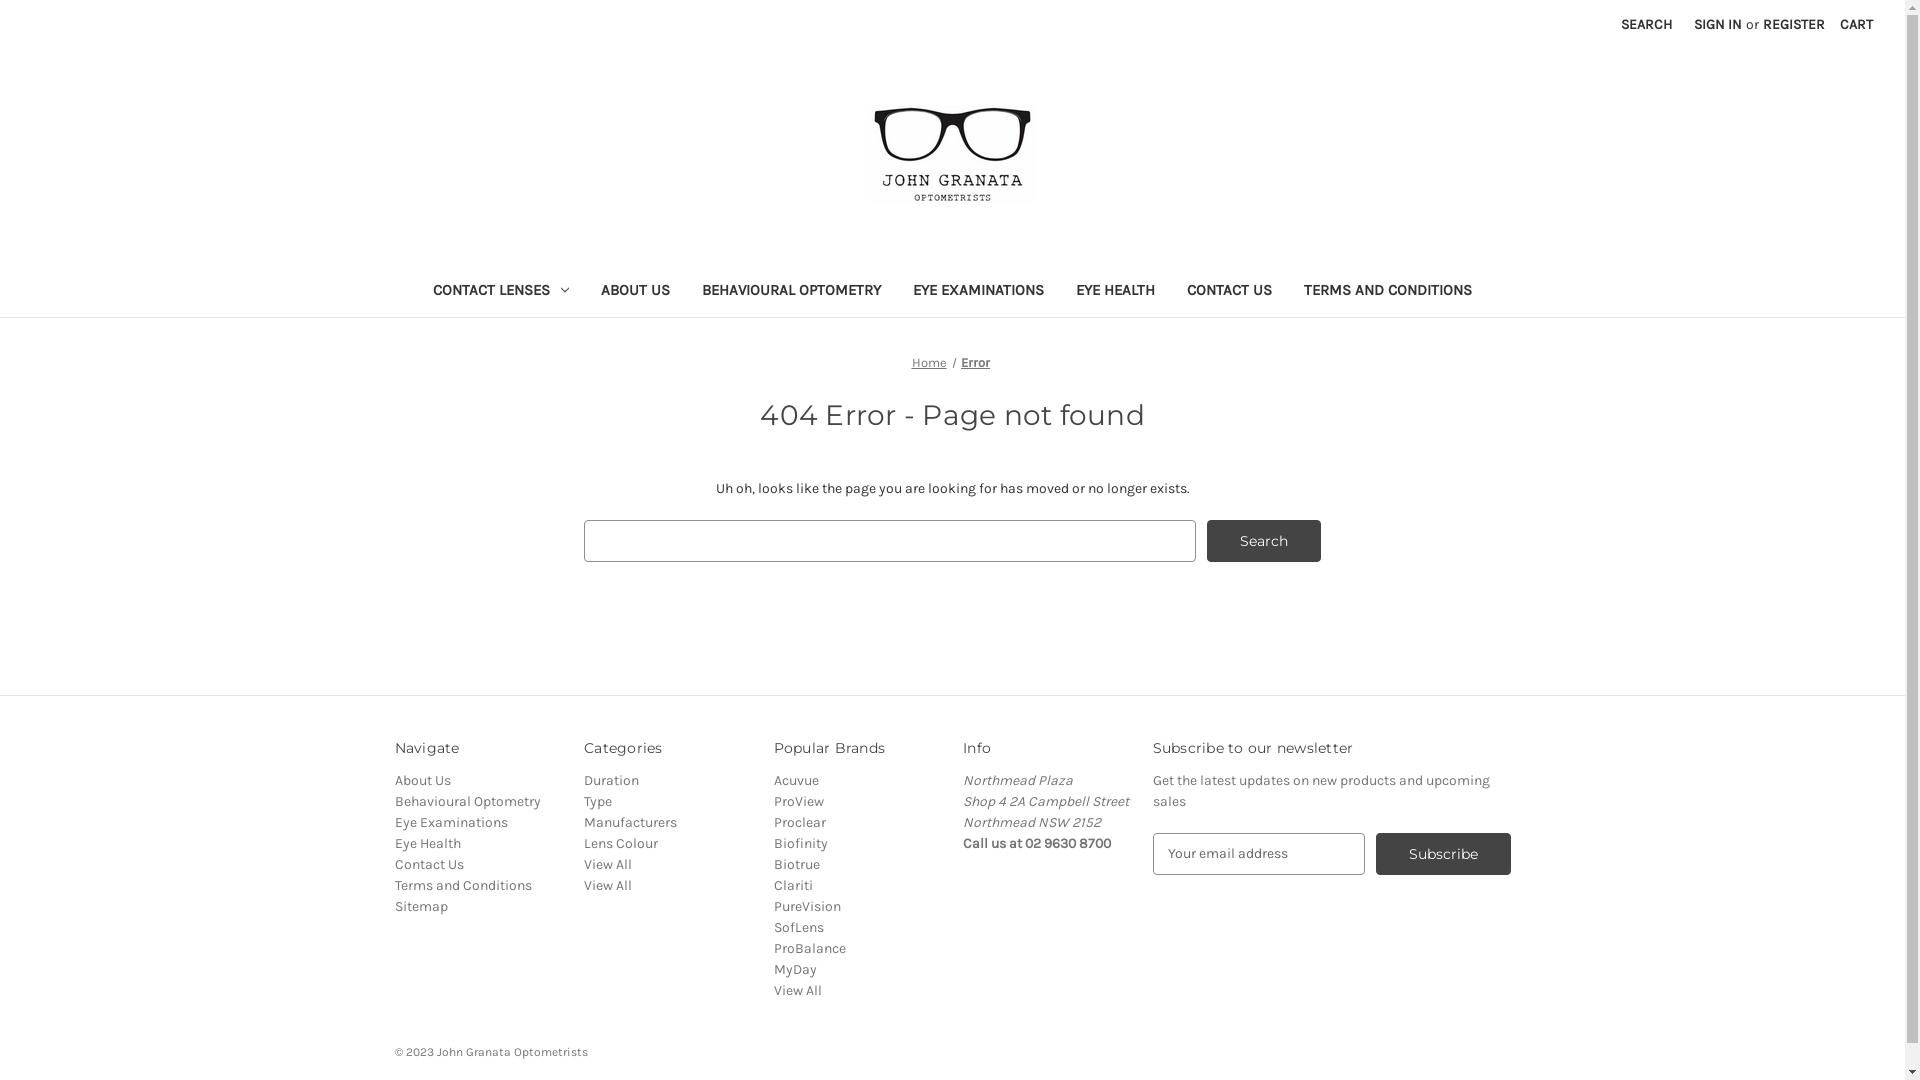  I want to click on 'REGISTER', so click(1794, 24).